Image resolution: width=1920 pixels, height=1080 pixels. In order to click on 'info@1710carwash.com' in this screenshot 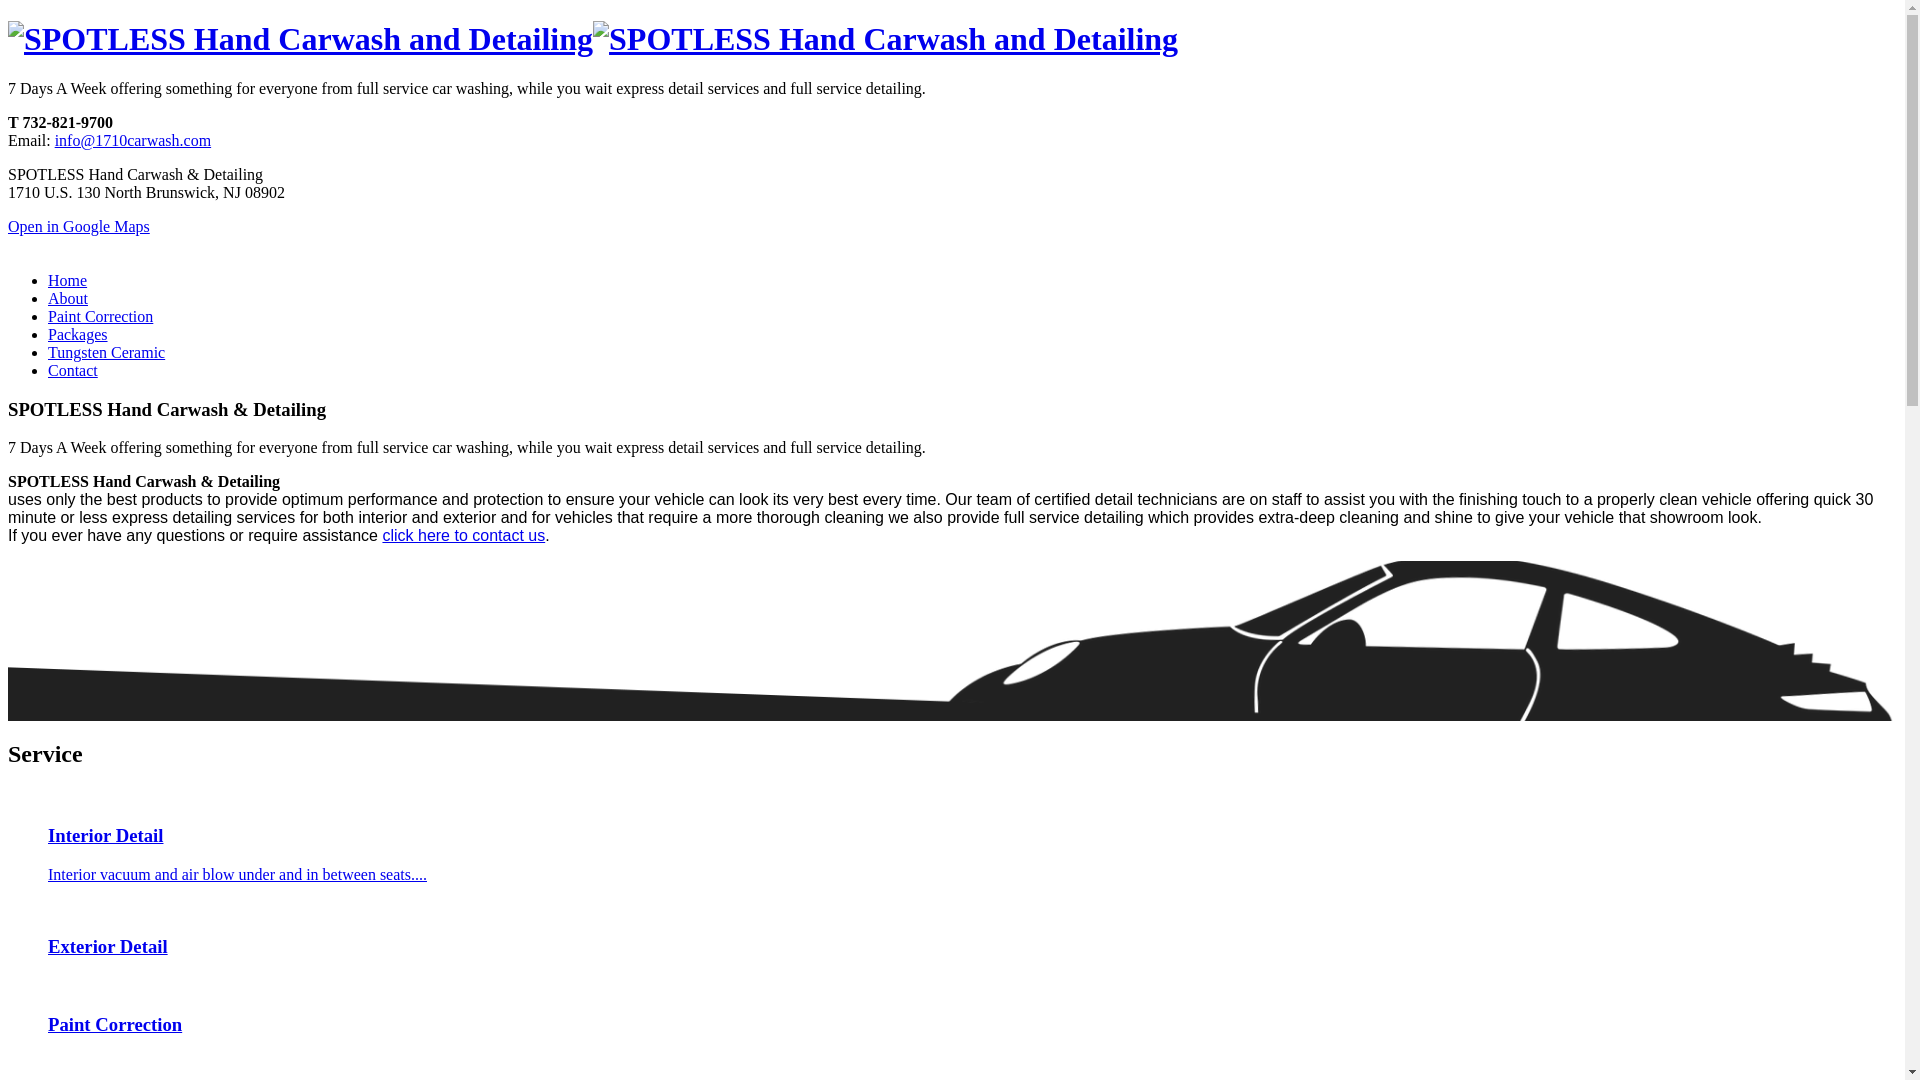, I will do `click(132, 139)`.